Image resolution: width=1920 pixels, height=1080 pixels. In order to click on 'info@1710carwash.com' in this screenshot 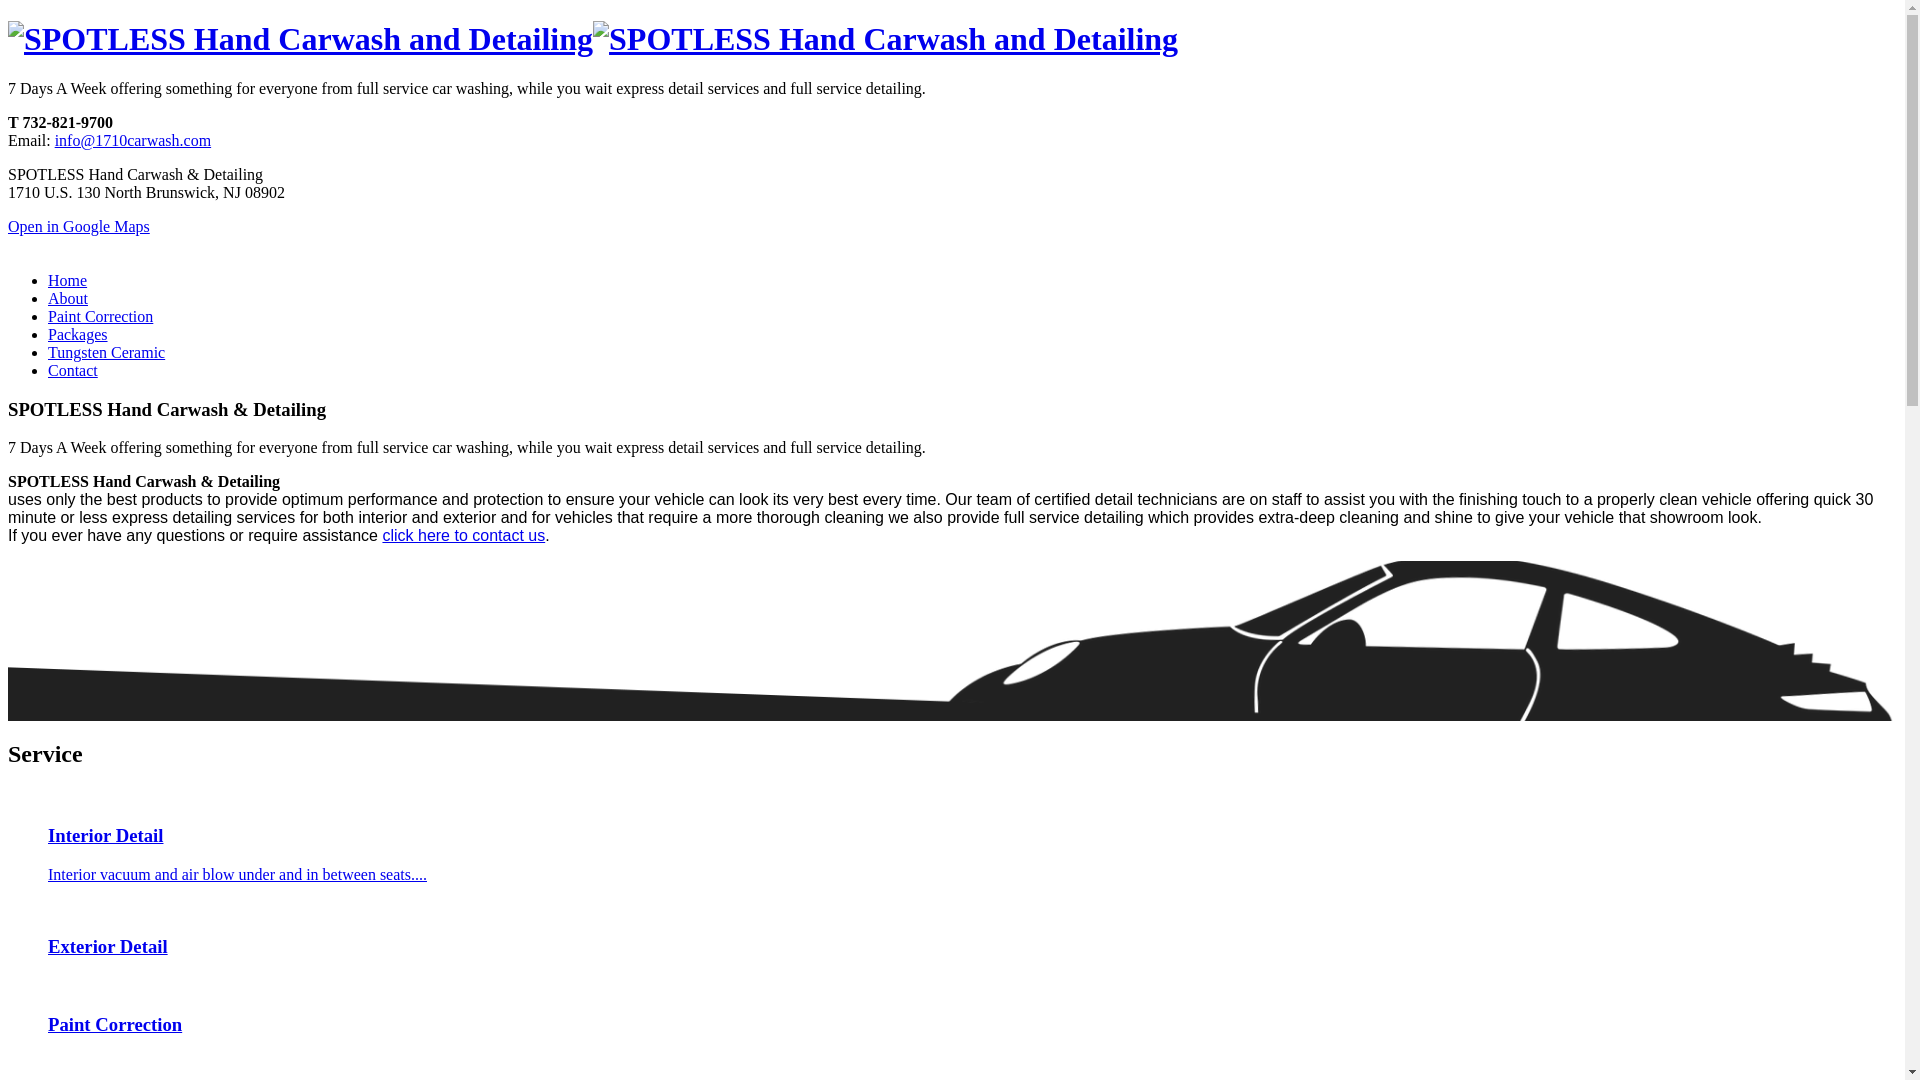, I will do `click(132, 139)`.